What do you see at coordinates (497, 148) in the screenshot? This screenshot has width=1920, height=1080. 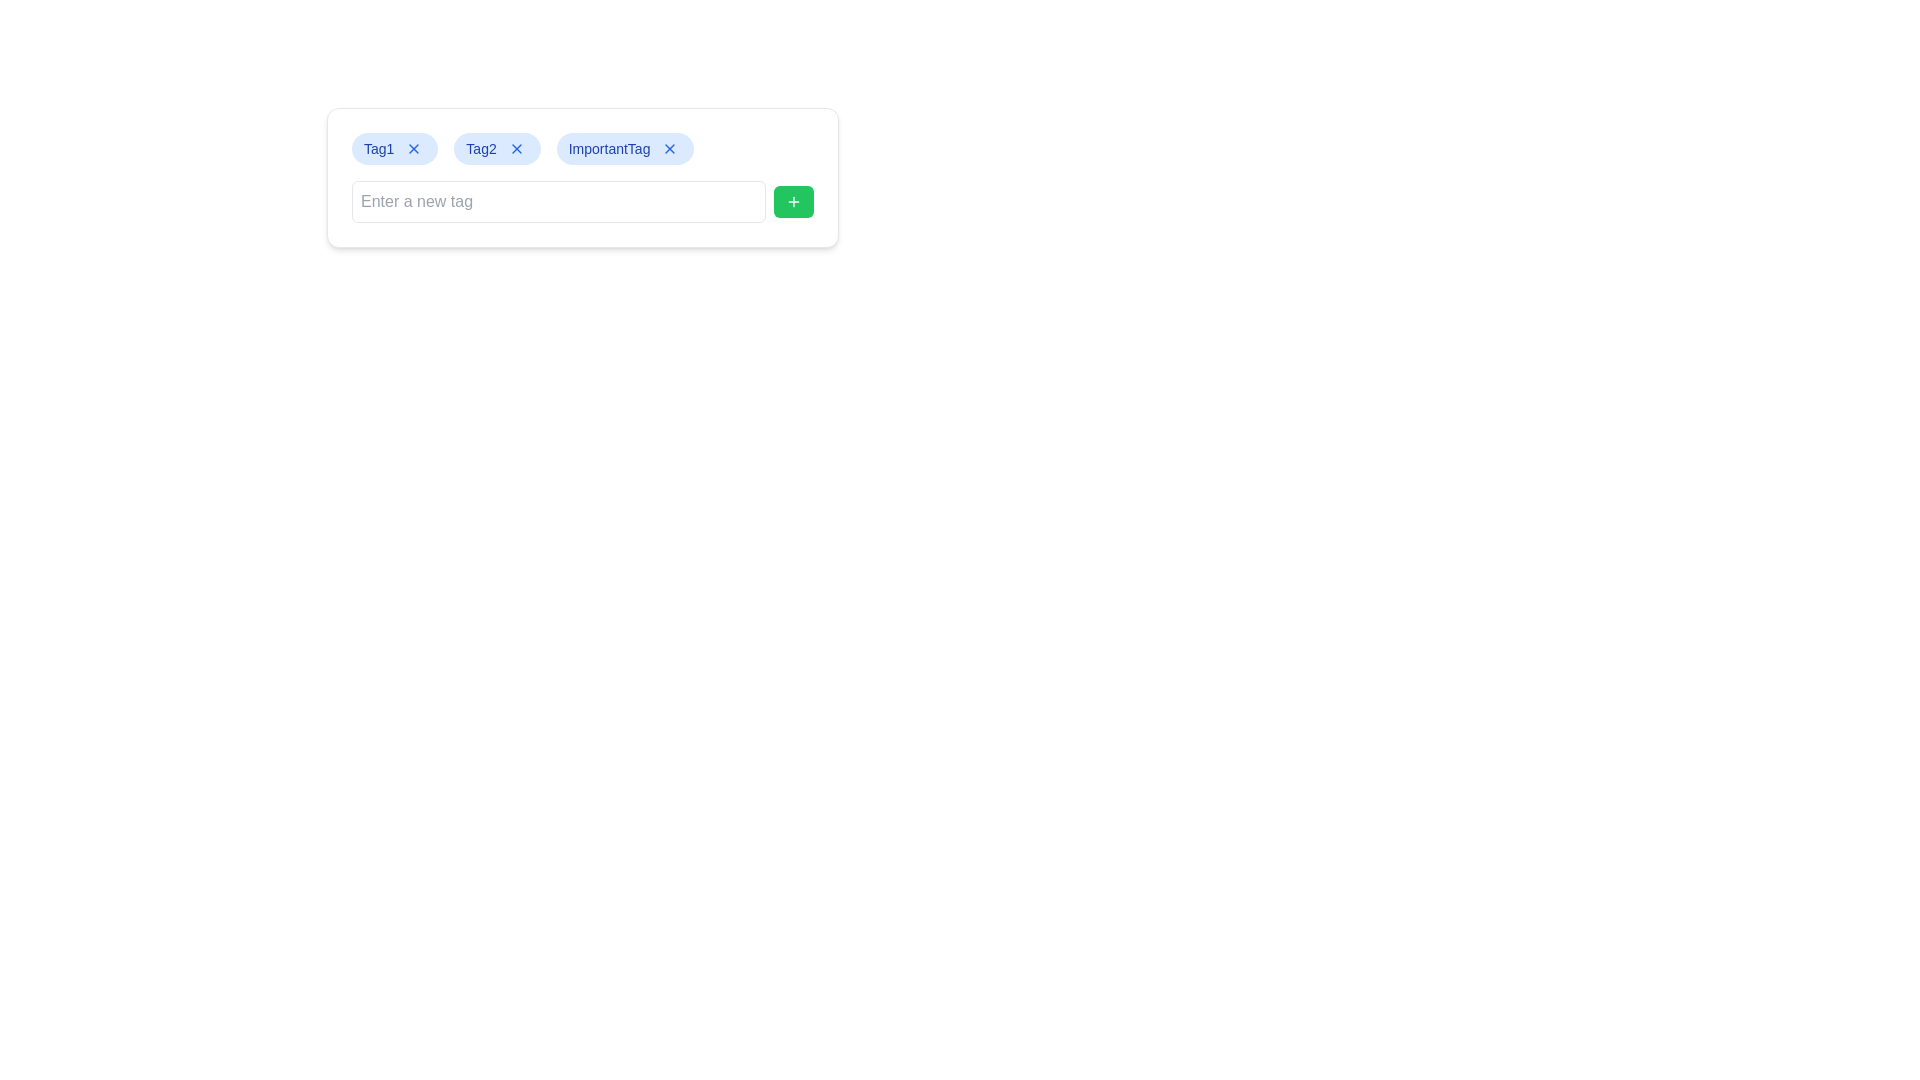 I see `the tag labeled 'Tag2' for keyboard navigation` at bounding box center [497, 148].